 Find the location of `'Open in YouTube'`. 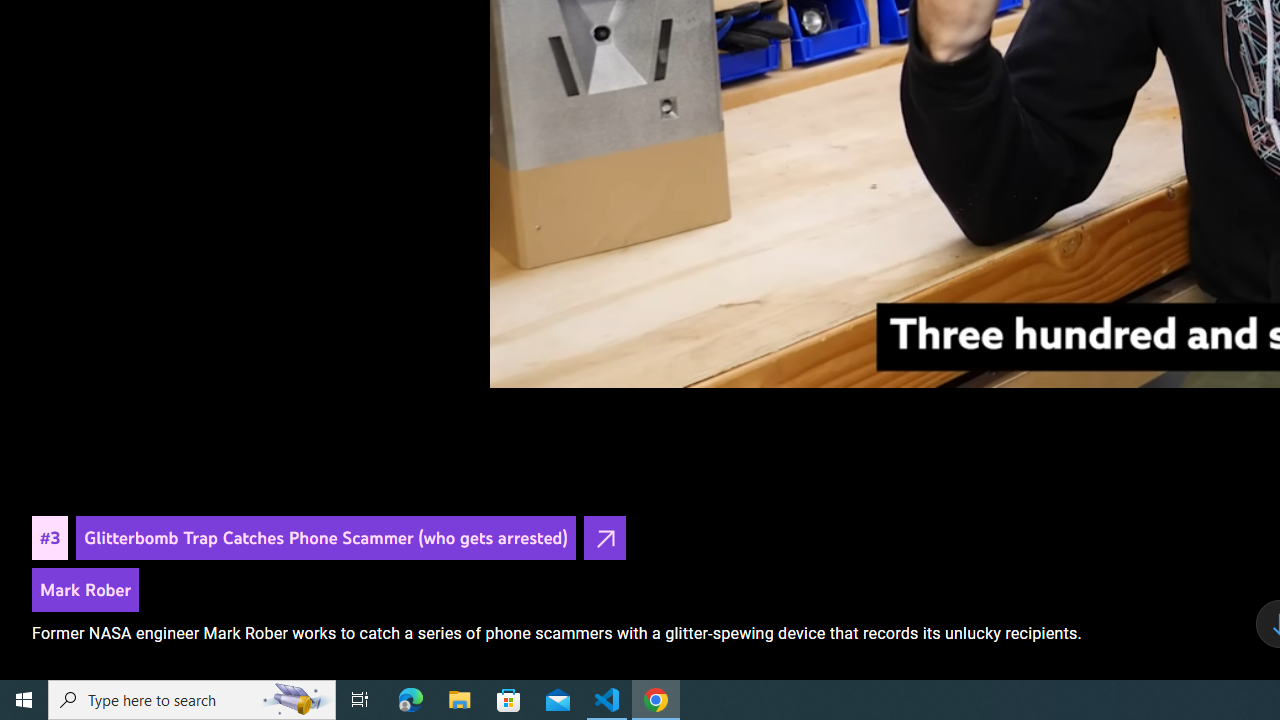

'Open in YouTube' is located at coordinates (603, 537).